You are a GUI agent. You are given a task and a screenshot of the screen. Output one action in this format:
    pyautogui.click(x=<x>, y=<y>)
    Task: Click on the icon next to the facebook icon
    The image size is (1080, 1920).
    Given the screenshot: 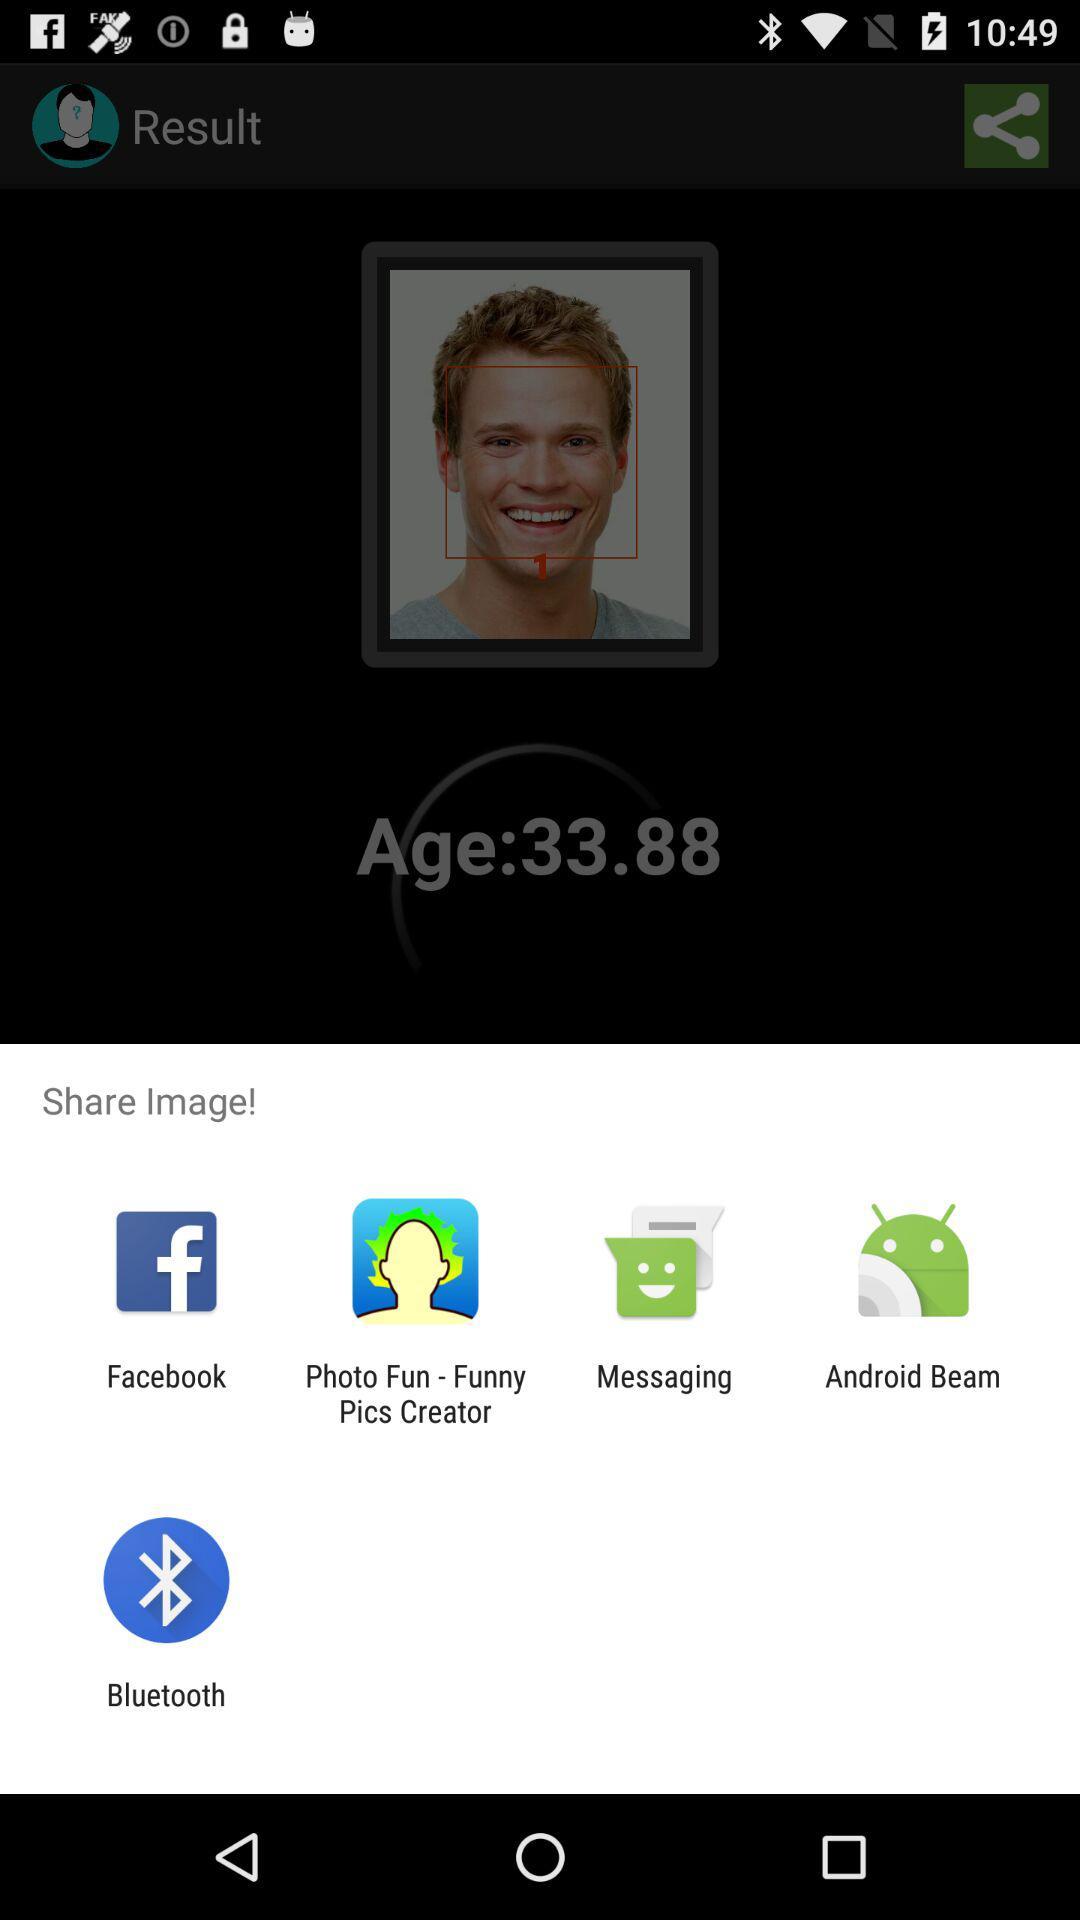 What is the action you would take?
    pyautogui.click(x=414, y=1392)
    